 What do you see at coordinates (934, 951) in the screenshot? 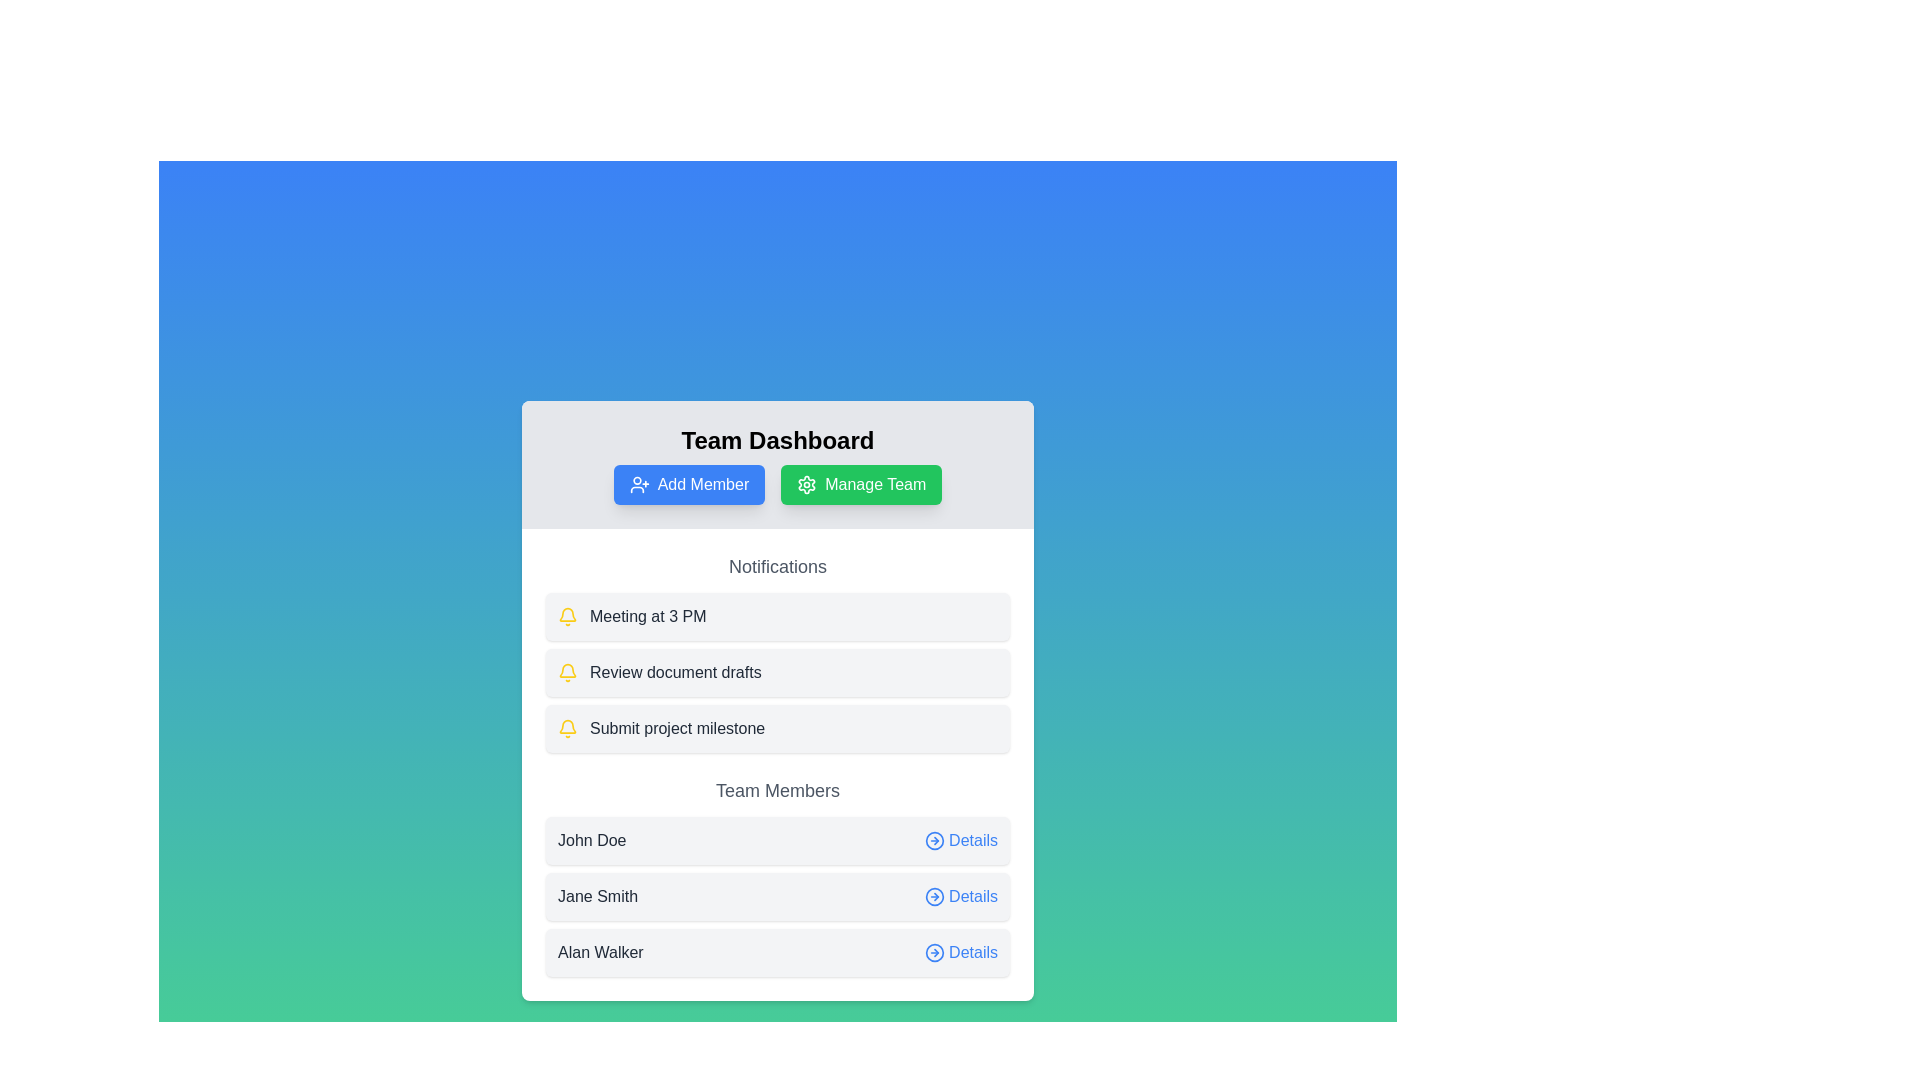
I see `the SVG circle component located at the bottom-right area of the 'Details' icon associated with Alan Walker` at bounding box center [934, 951].